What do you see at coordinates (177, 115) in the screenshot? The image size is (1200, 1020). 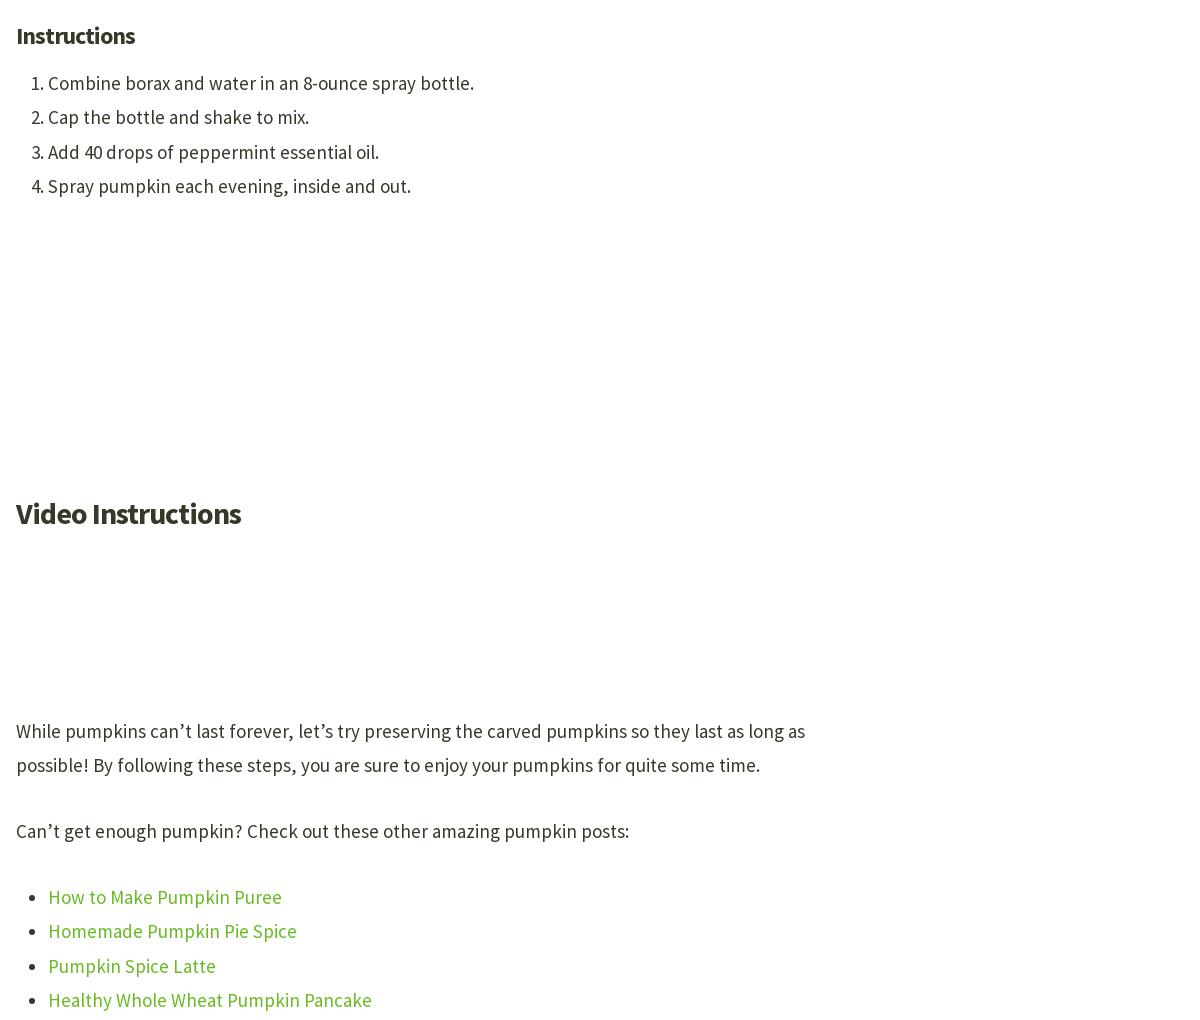 I see `'Cap the bottle and shake to mix.'` at bounding box center [177, 115].